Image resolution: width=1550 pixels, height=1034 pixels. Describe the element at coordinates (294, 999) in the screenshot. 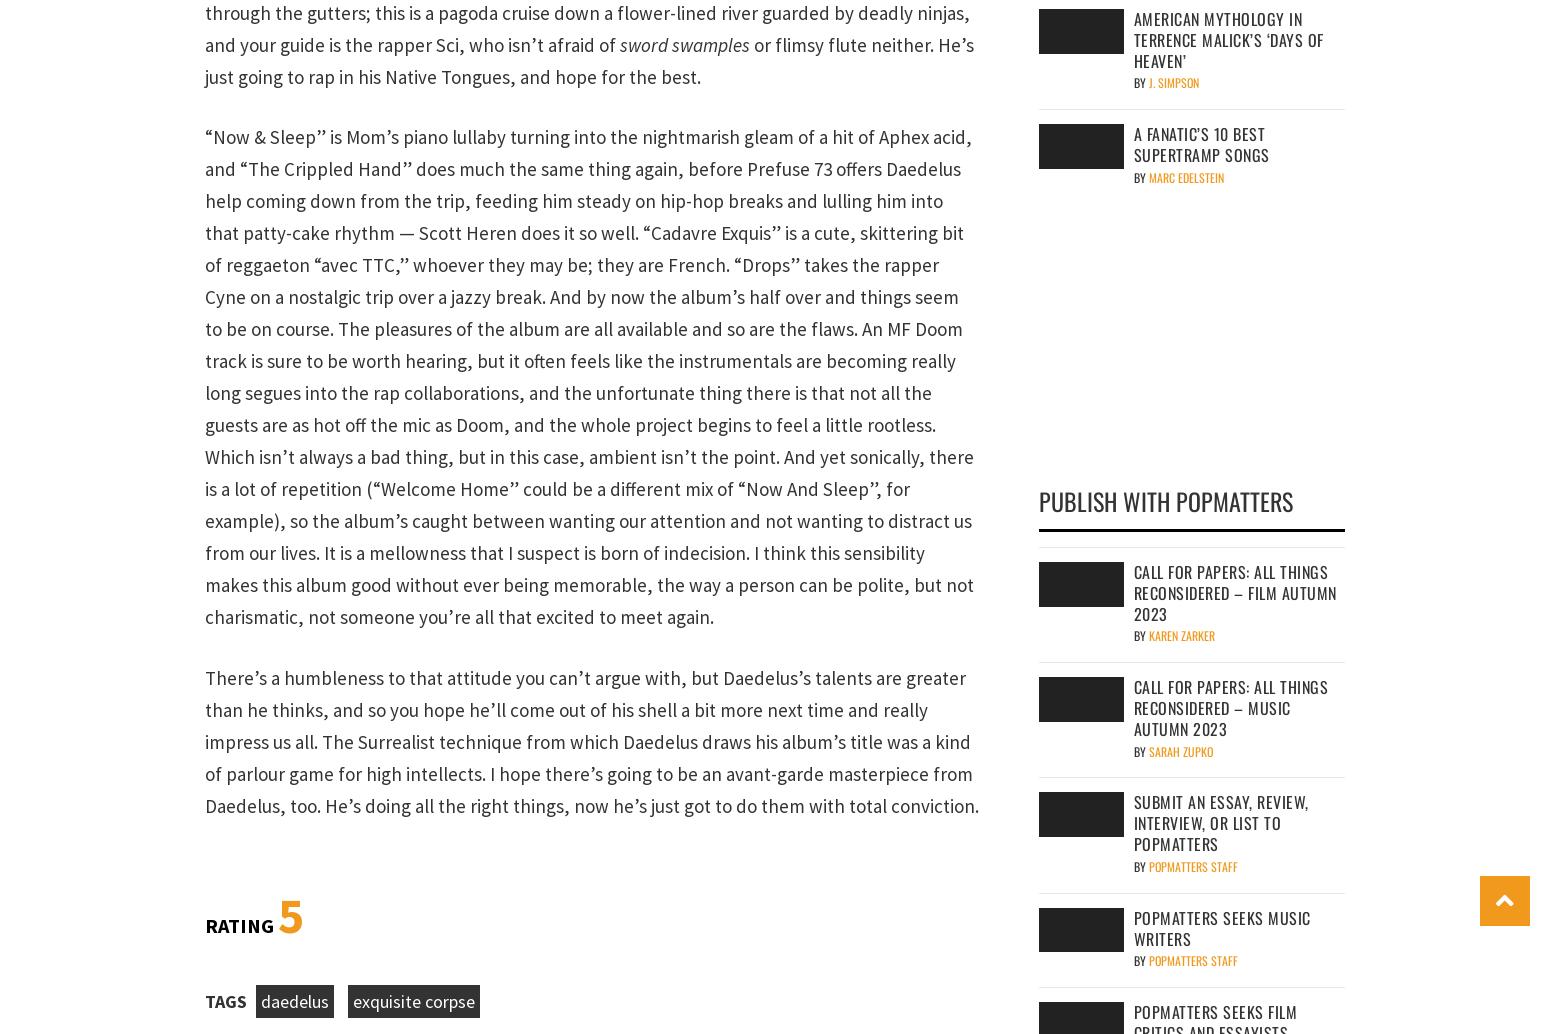

I see `'daedelus'` at that location.